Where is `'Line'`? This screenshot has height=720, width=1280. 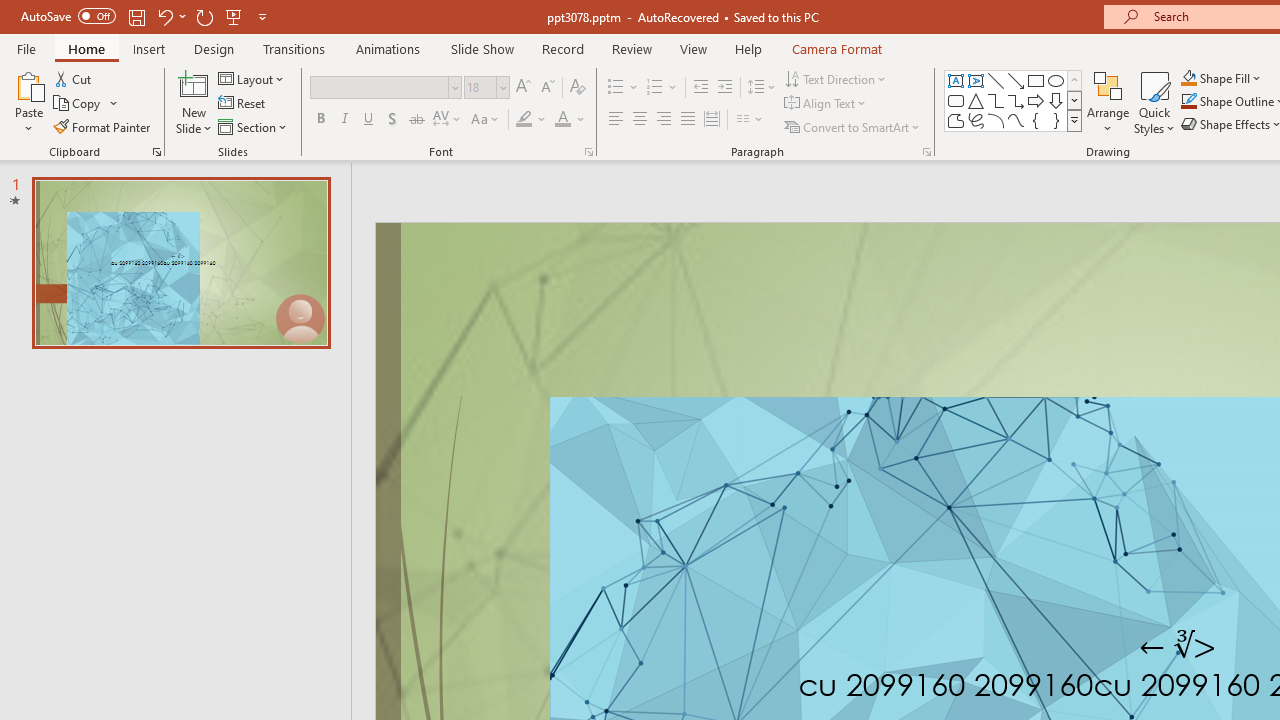
'Line' is located at coordinates (995, 80).